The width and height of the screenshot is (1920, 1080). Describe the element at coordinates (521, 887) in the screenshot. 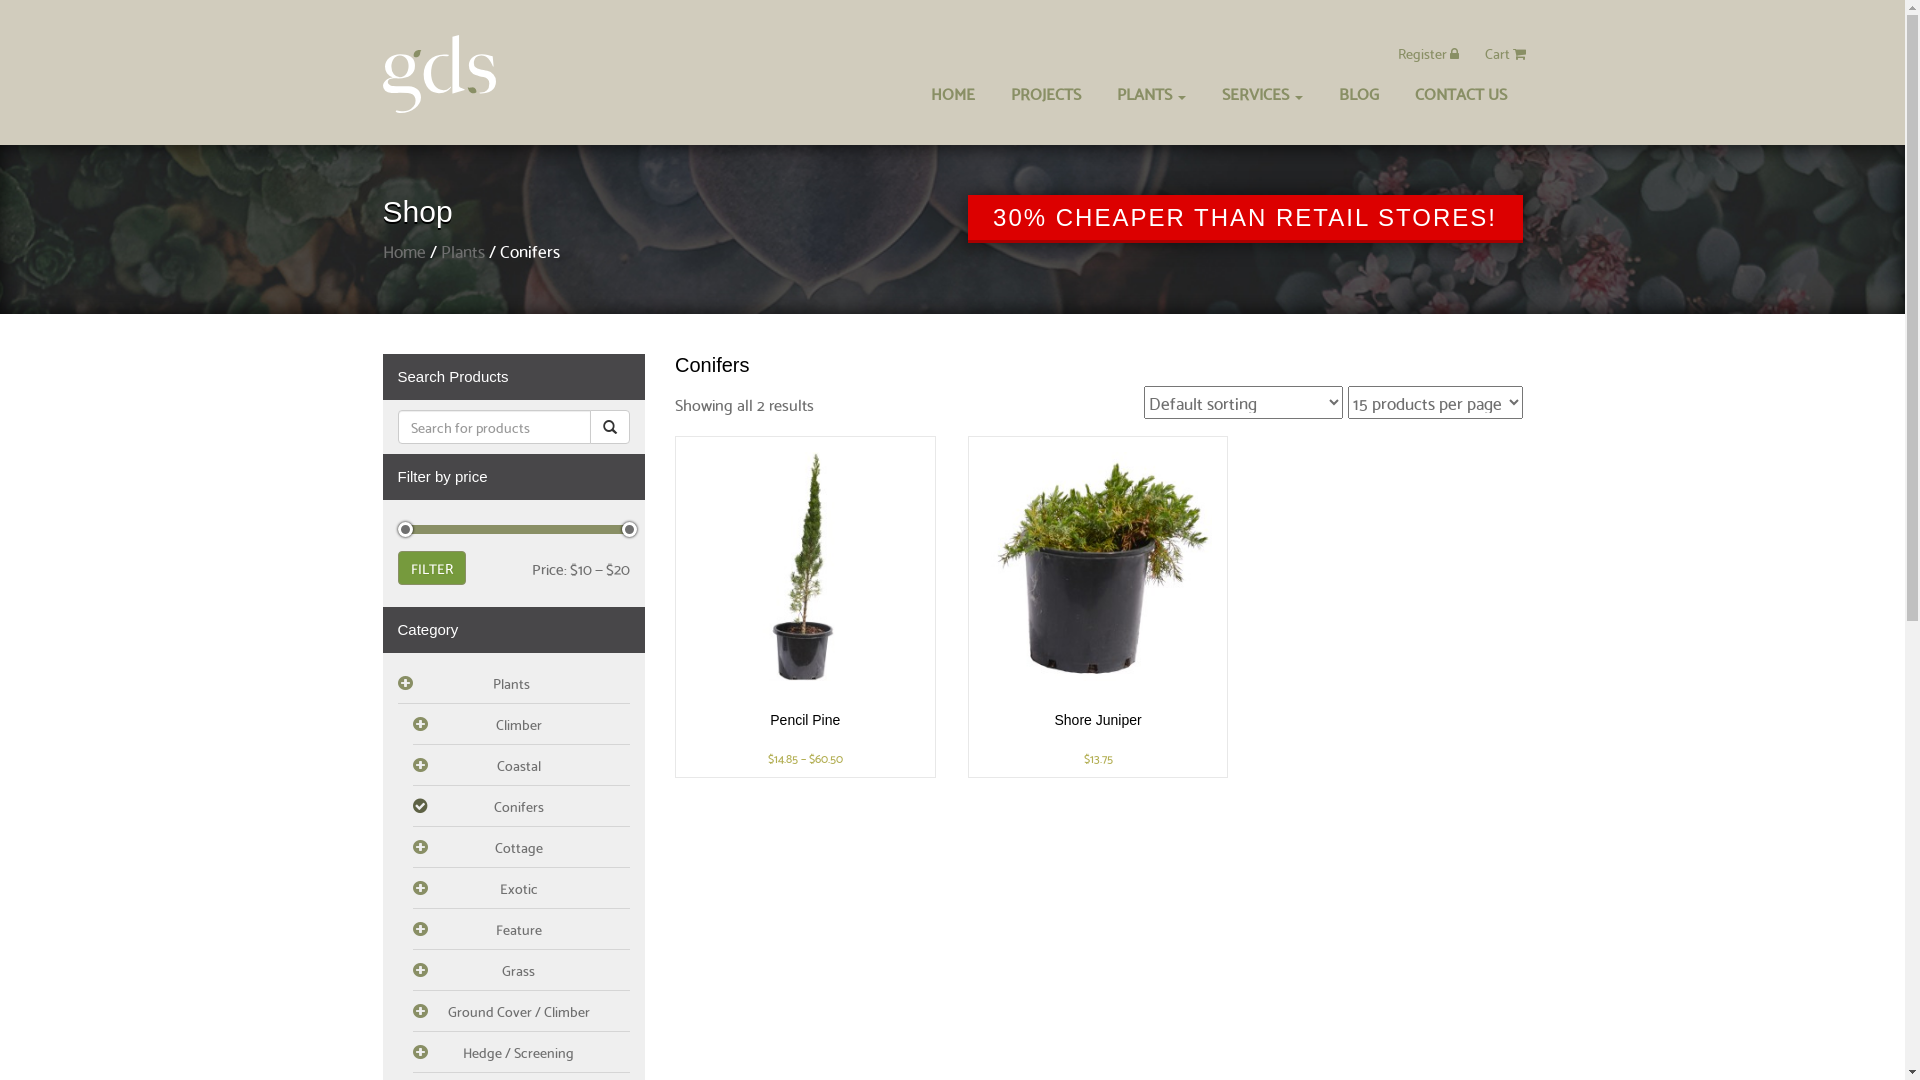

I see `'Exotic'` at that location.